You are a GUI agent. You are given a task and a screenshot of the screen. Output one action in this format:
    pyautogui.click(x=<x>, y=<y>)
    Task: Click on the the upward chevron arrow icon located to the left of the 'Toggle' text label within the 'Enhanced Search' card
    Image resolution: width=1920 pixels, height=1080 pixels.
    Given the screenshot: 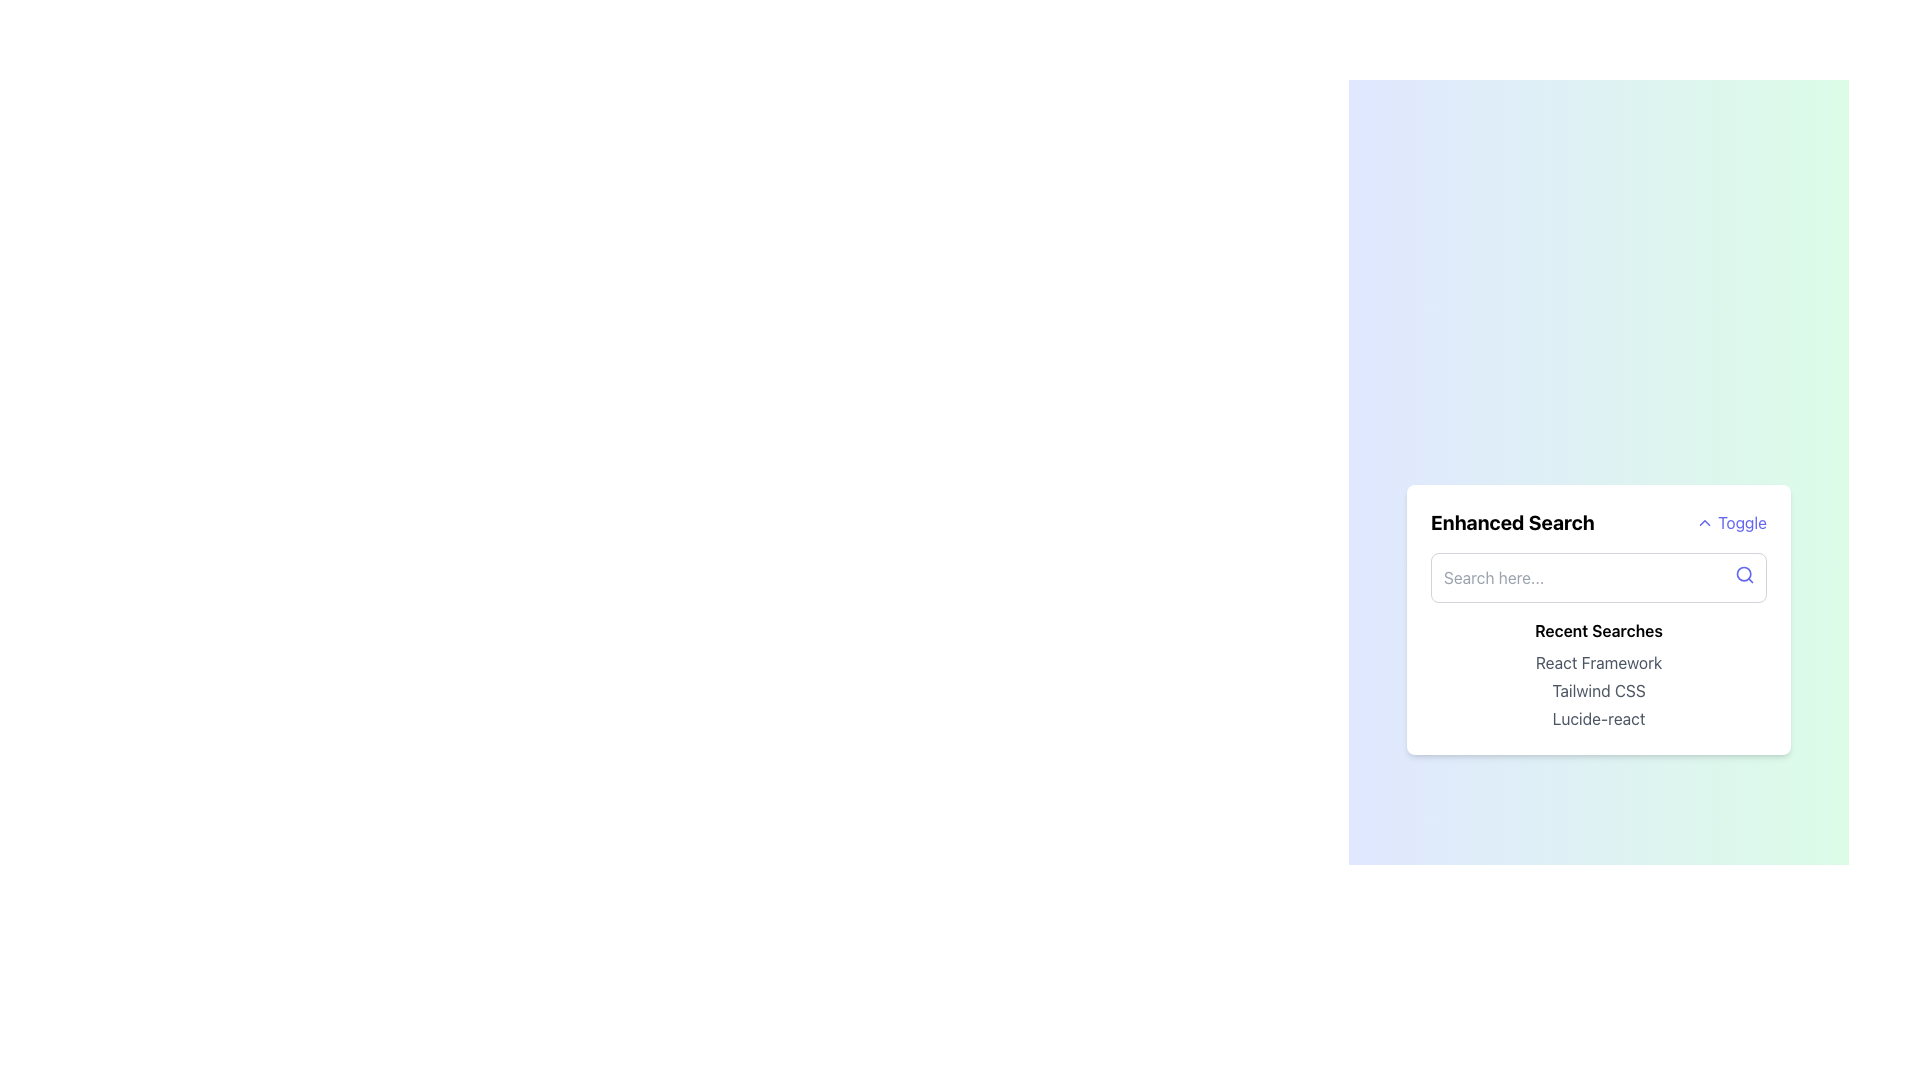 What is the action you would take?
    pyautogui.click(x=1704, y=522)
    